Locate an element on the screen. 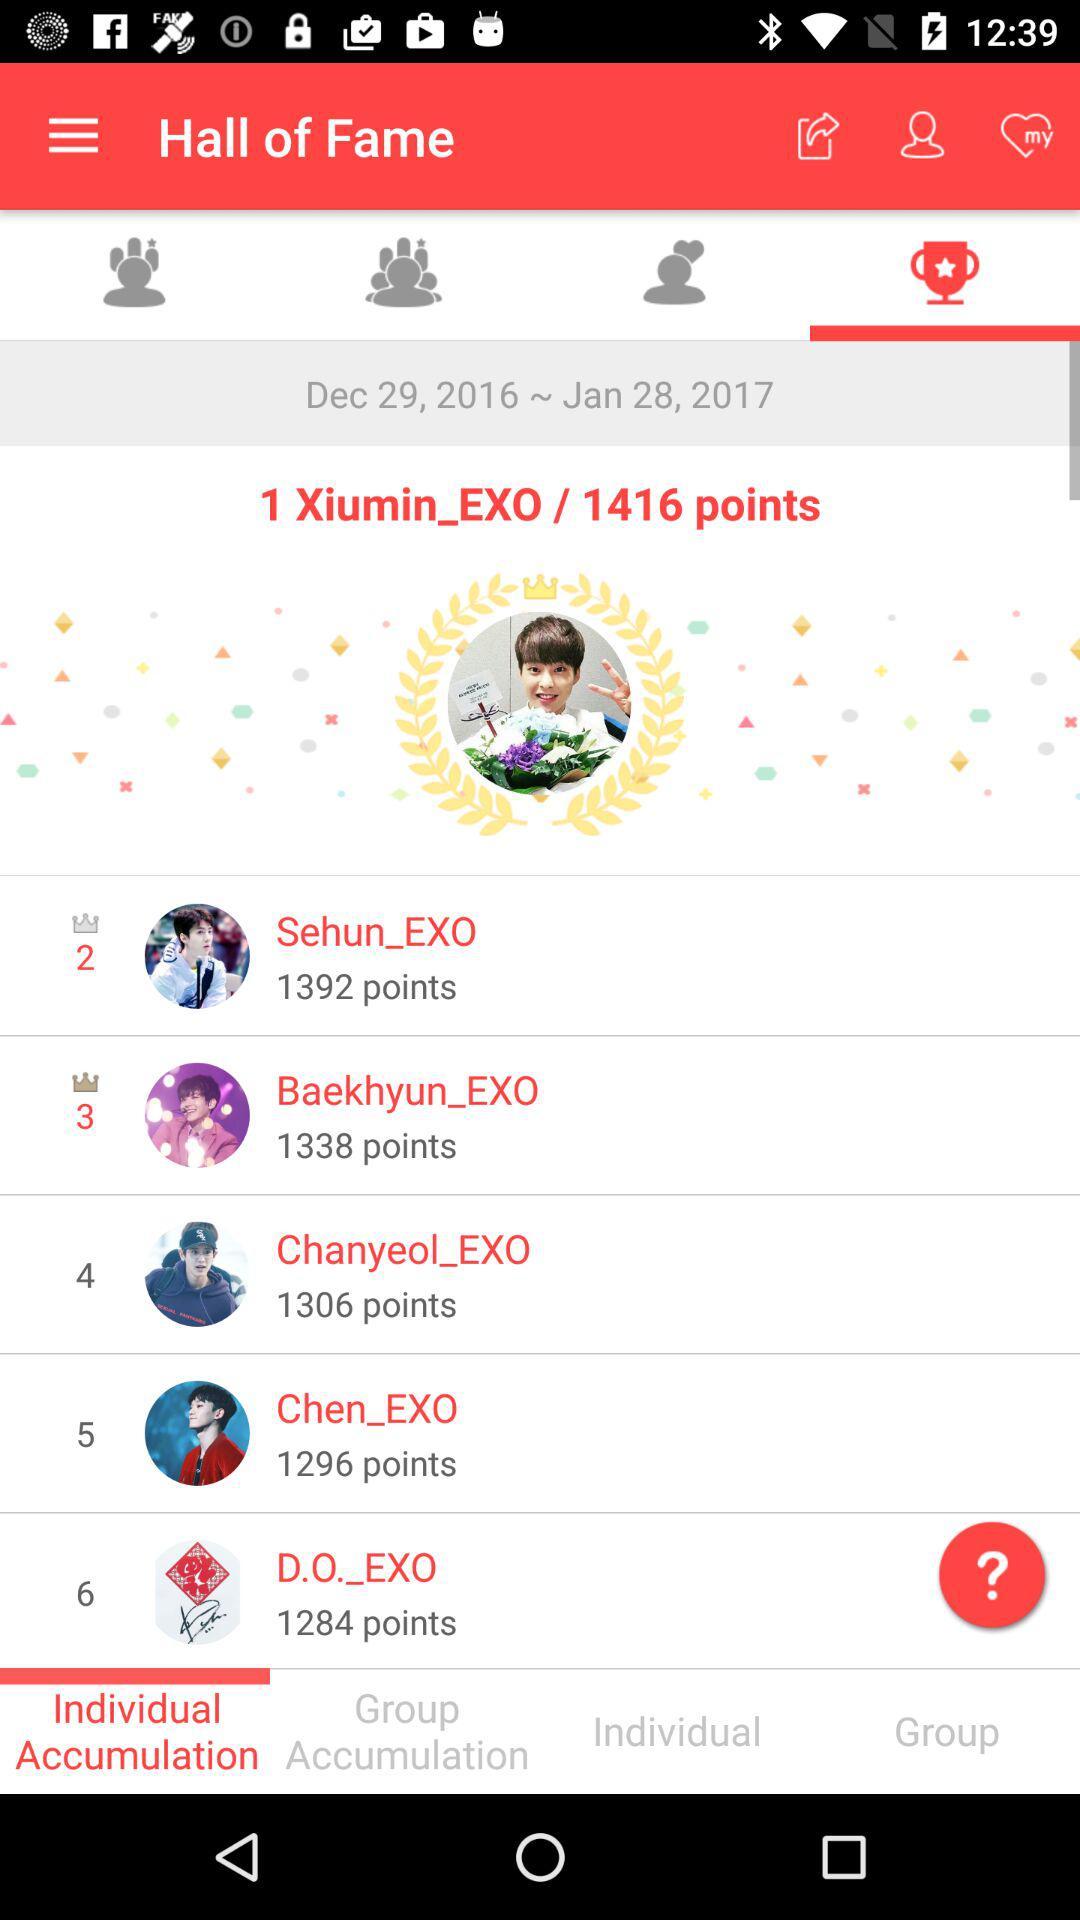  help is located at coordinates (987, 1569).